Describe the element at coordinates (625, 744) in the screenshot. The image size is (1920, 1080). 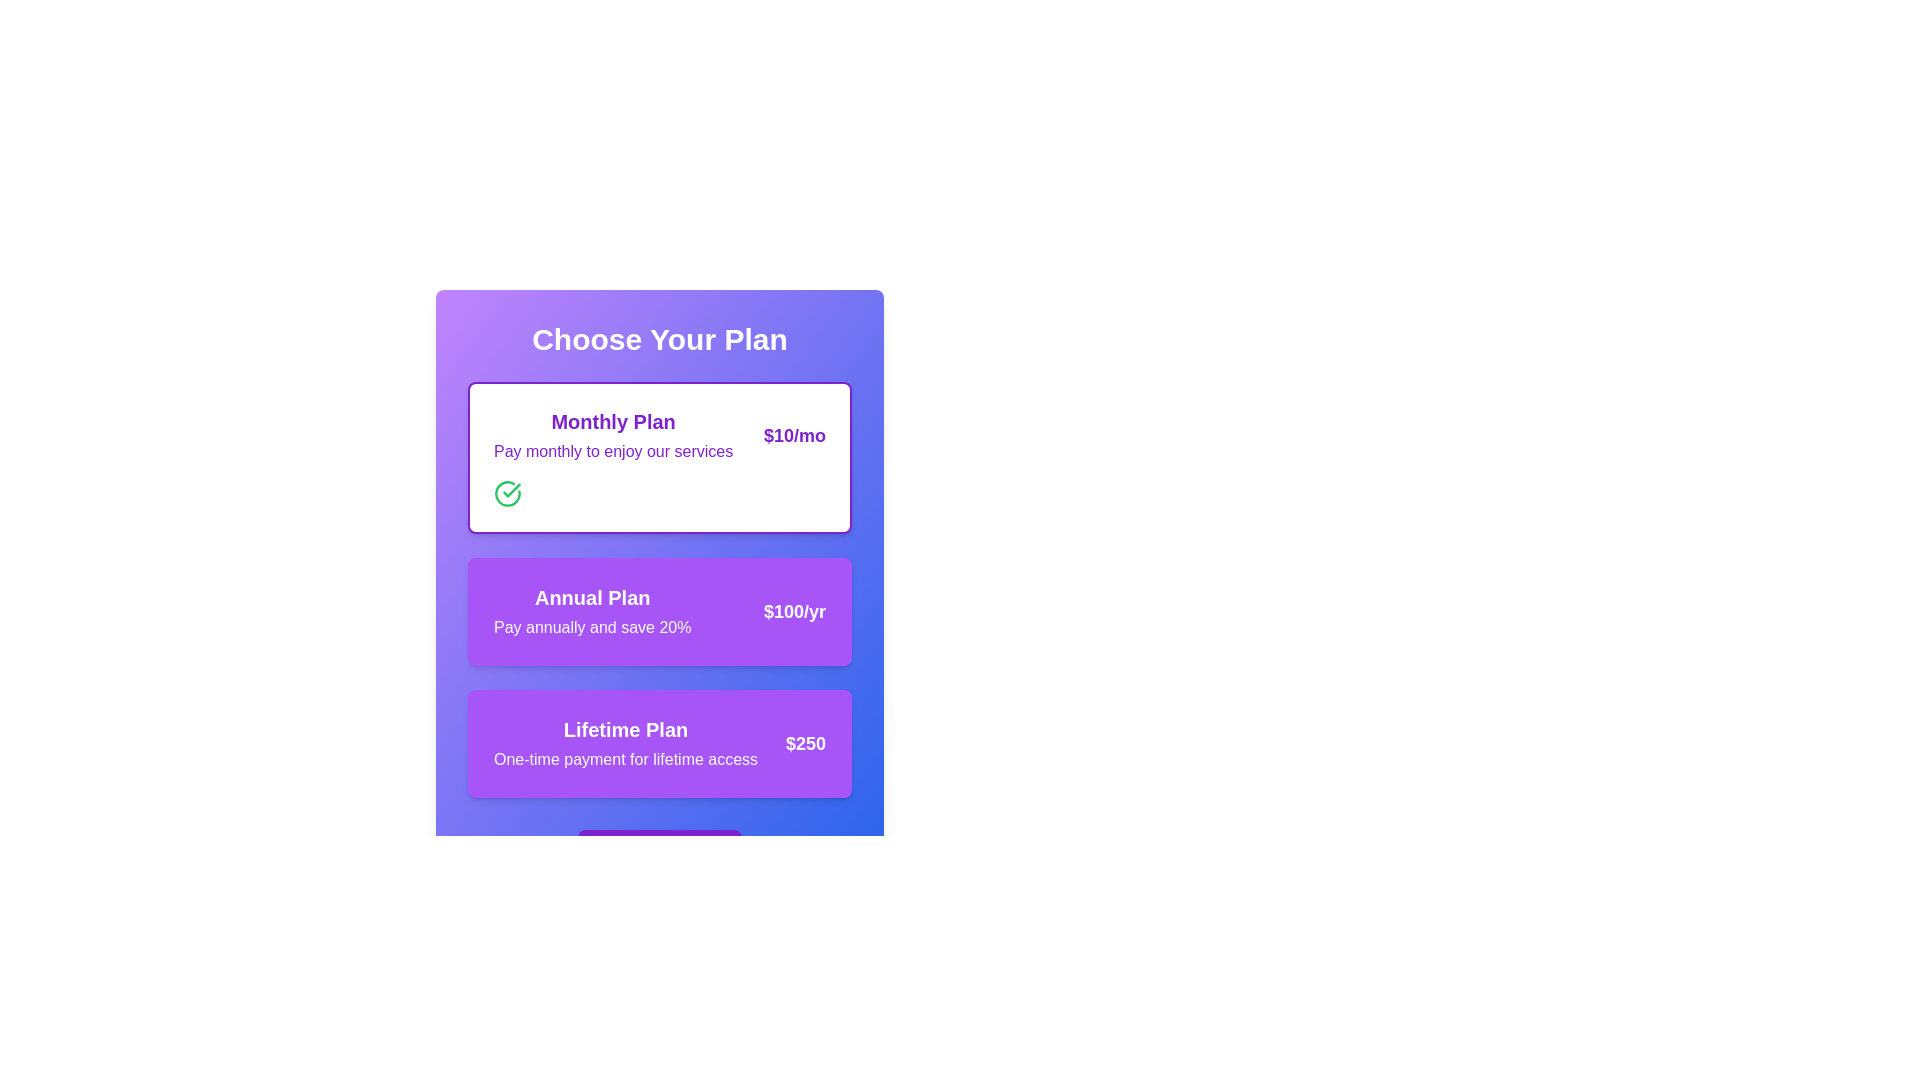
I see `the 'Lifetime Plan' text label, which is the third item in a vertically arranged list of plans, displaying 'Lifetime Plan' in bold on a purple background` at that location.